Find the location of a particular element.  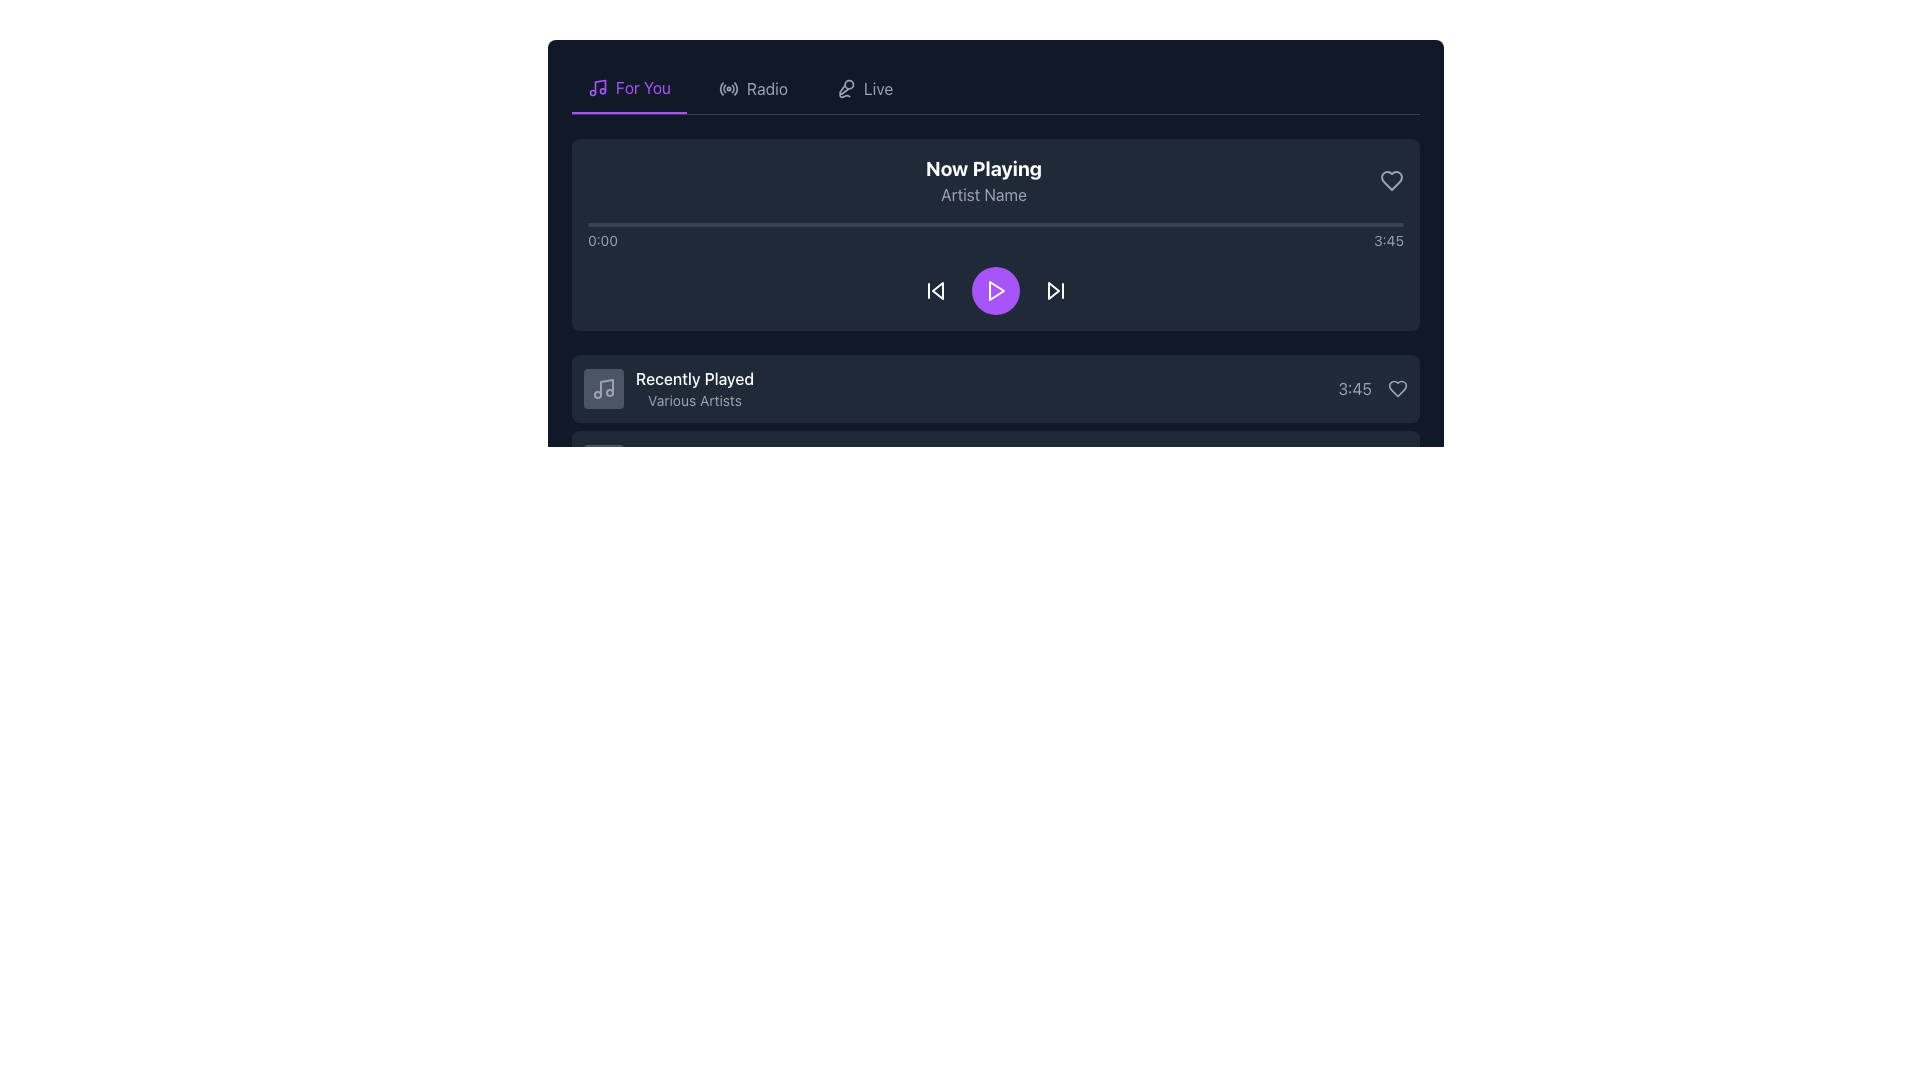

the small, square button with a dark gray background and a light gray musical note icon, located in the bottom-left section of the 'Recently Played' card is located at coordinates (603, 389).